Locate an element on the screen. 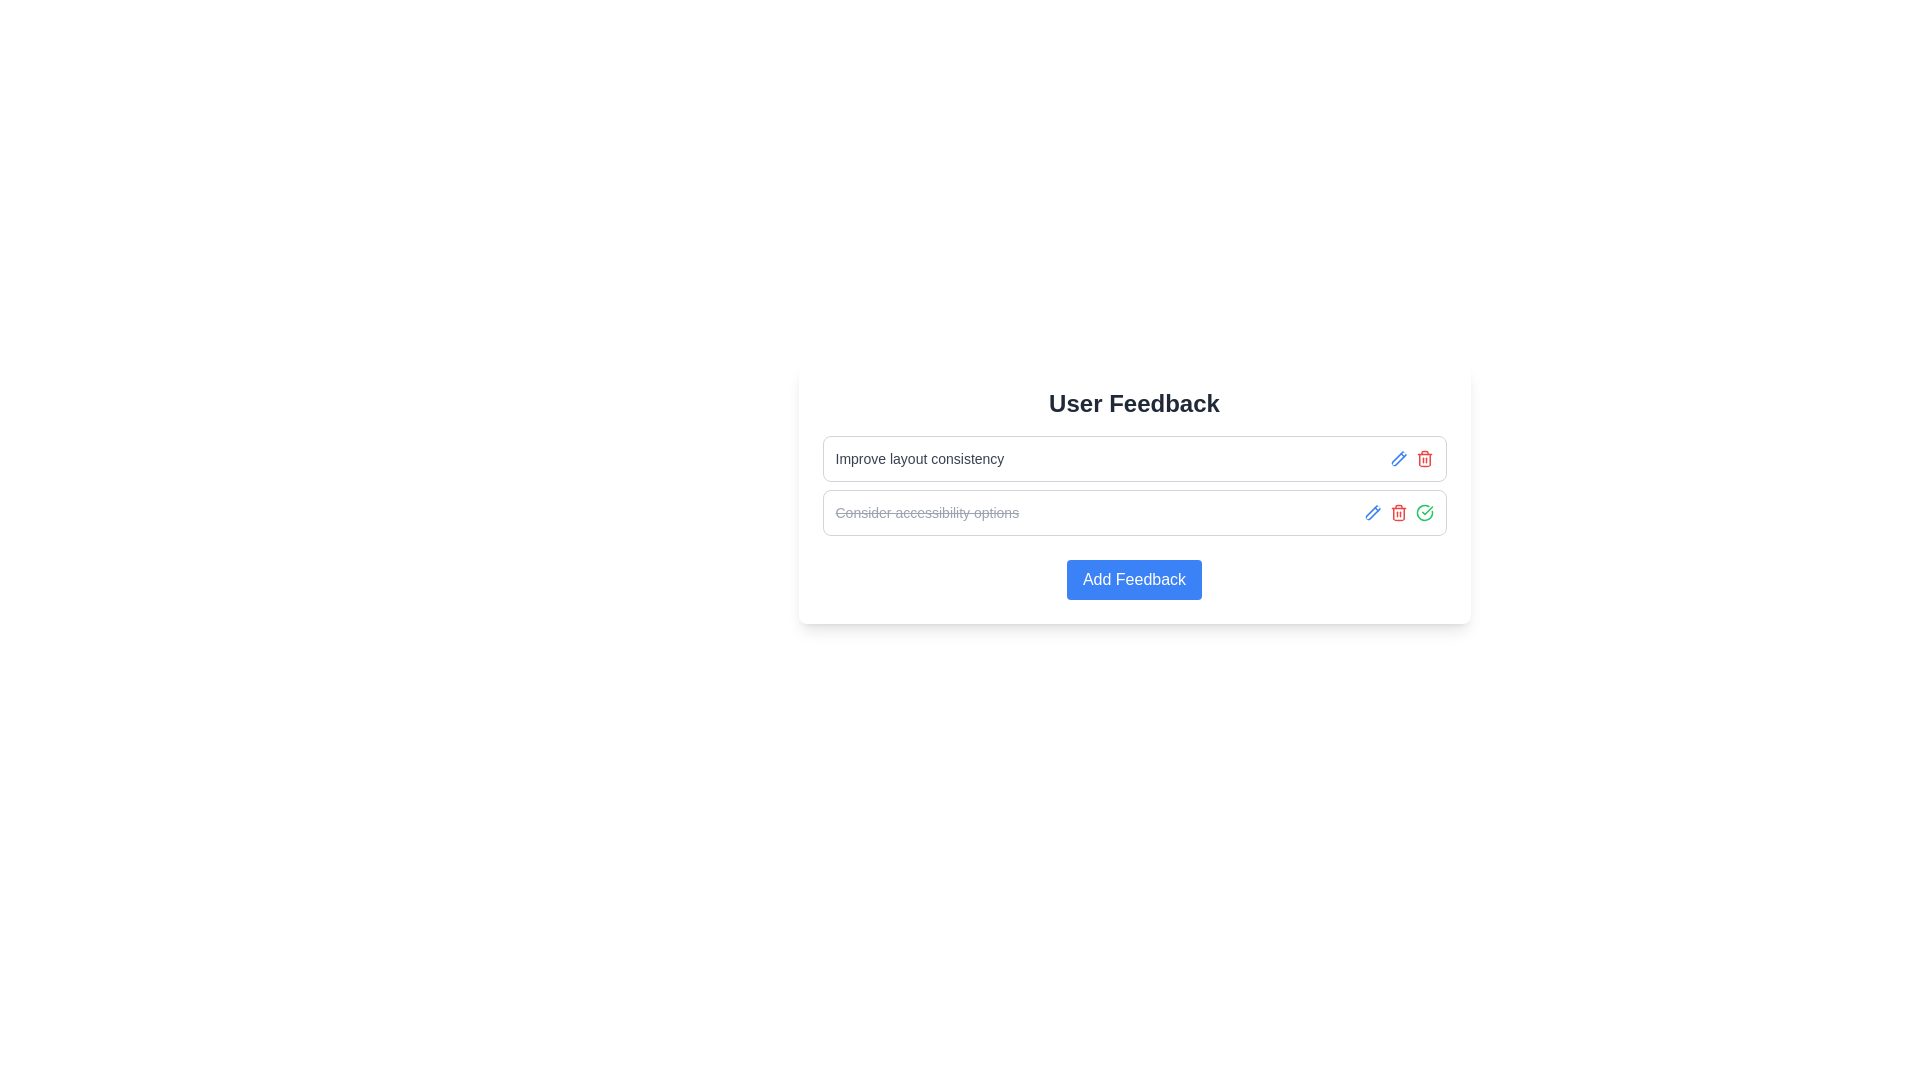 This screenshot has width=1920, height=1080. the red trash bin icon in the action group for the feedback item titled 'Improve layout consistency' is located at coordinates (1410, 459).